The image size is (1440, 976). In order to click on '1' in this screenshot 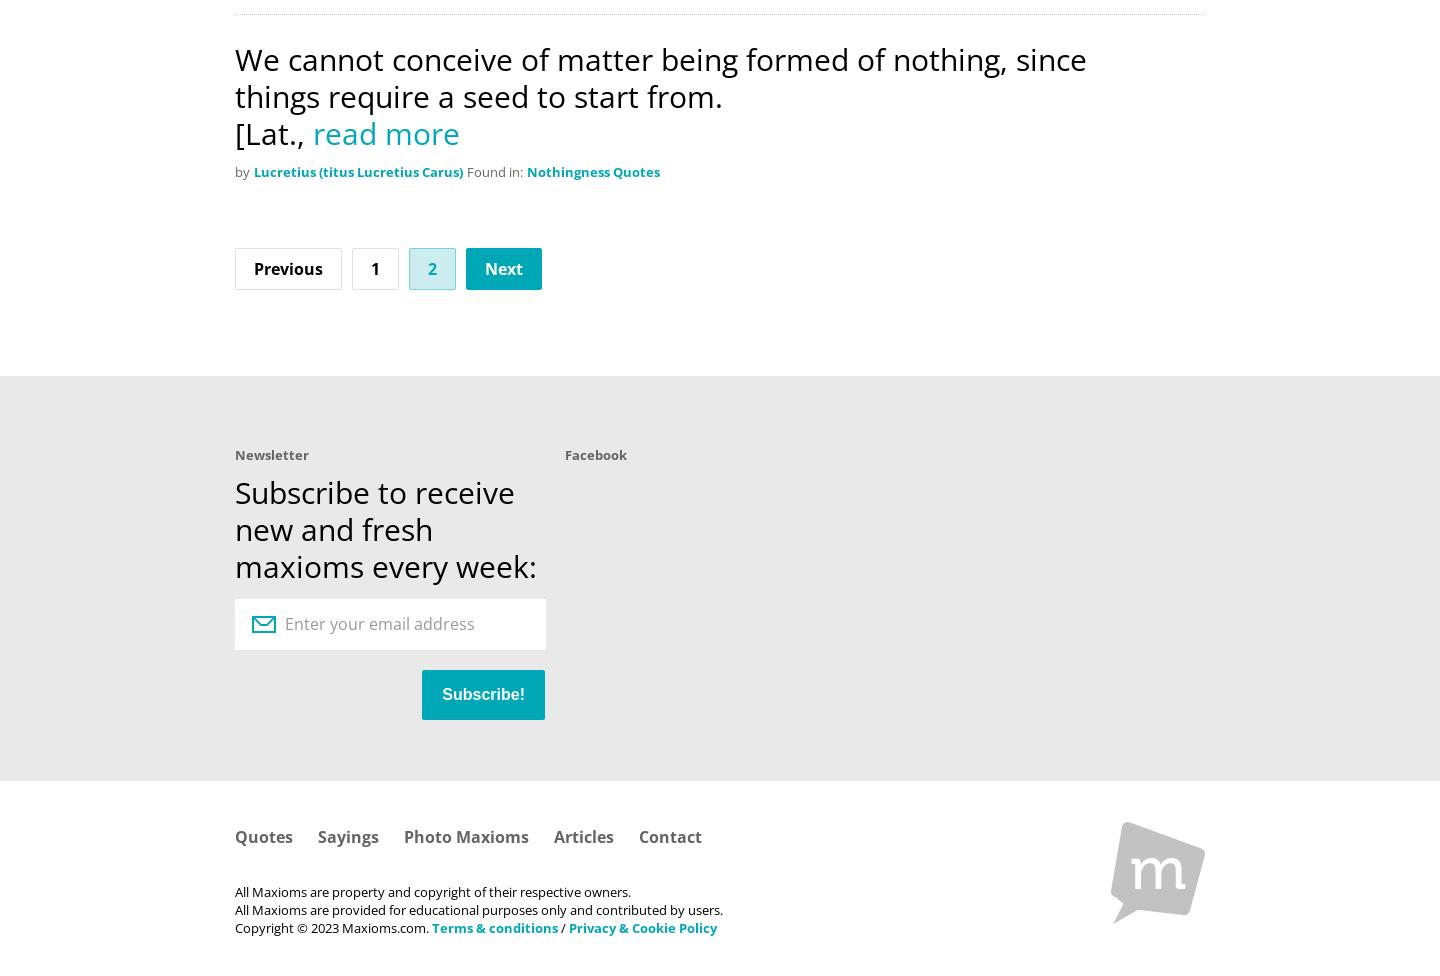, I will do `click(369, 268)`.